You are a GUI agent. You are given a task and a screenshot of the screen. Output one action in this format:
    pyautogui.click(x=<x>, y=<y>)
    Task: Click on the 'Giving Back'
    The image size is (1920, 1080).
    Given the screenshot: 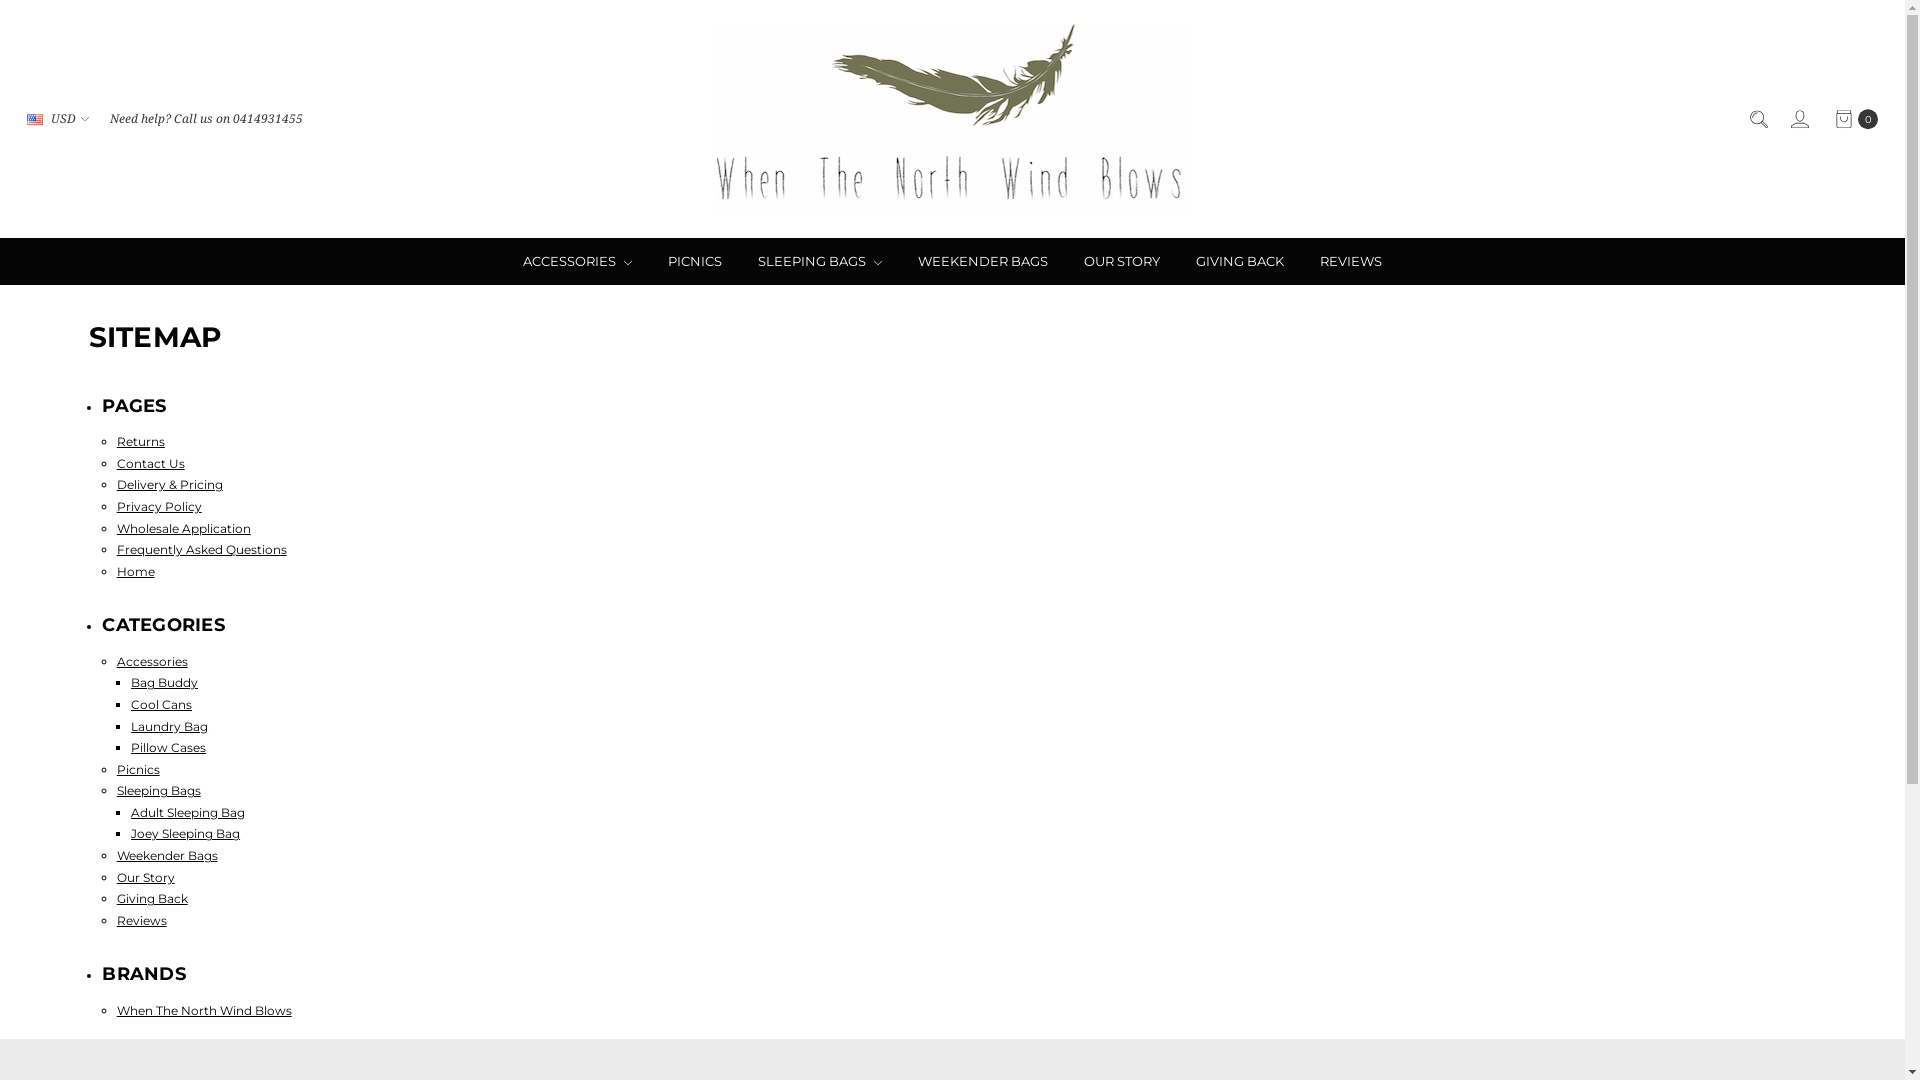 What is the action you would take?
    pyautogui.click(x=151, y=897)
    